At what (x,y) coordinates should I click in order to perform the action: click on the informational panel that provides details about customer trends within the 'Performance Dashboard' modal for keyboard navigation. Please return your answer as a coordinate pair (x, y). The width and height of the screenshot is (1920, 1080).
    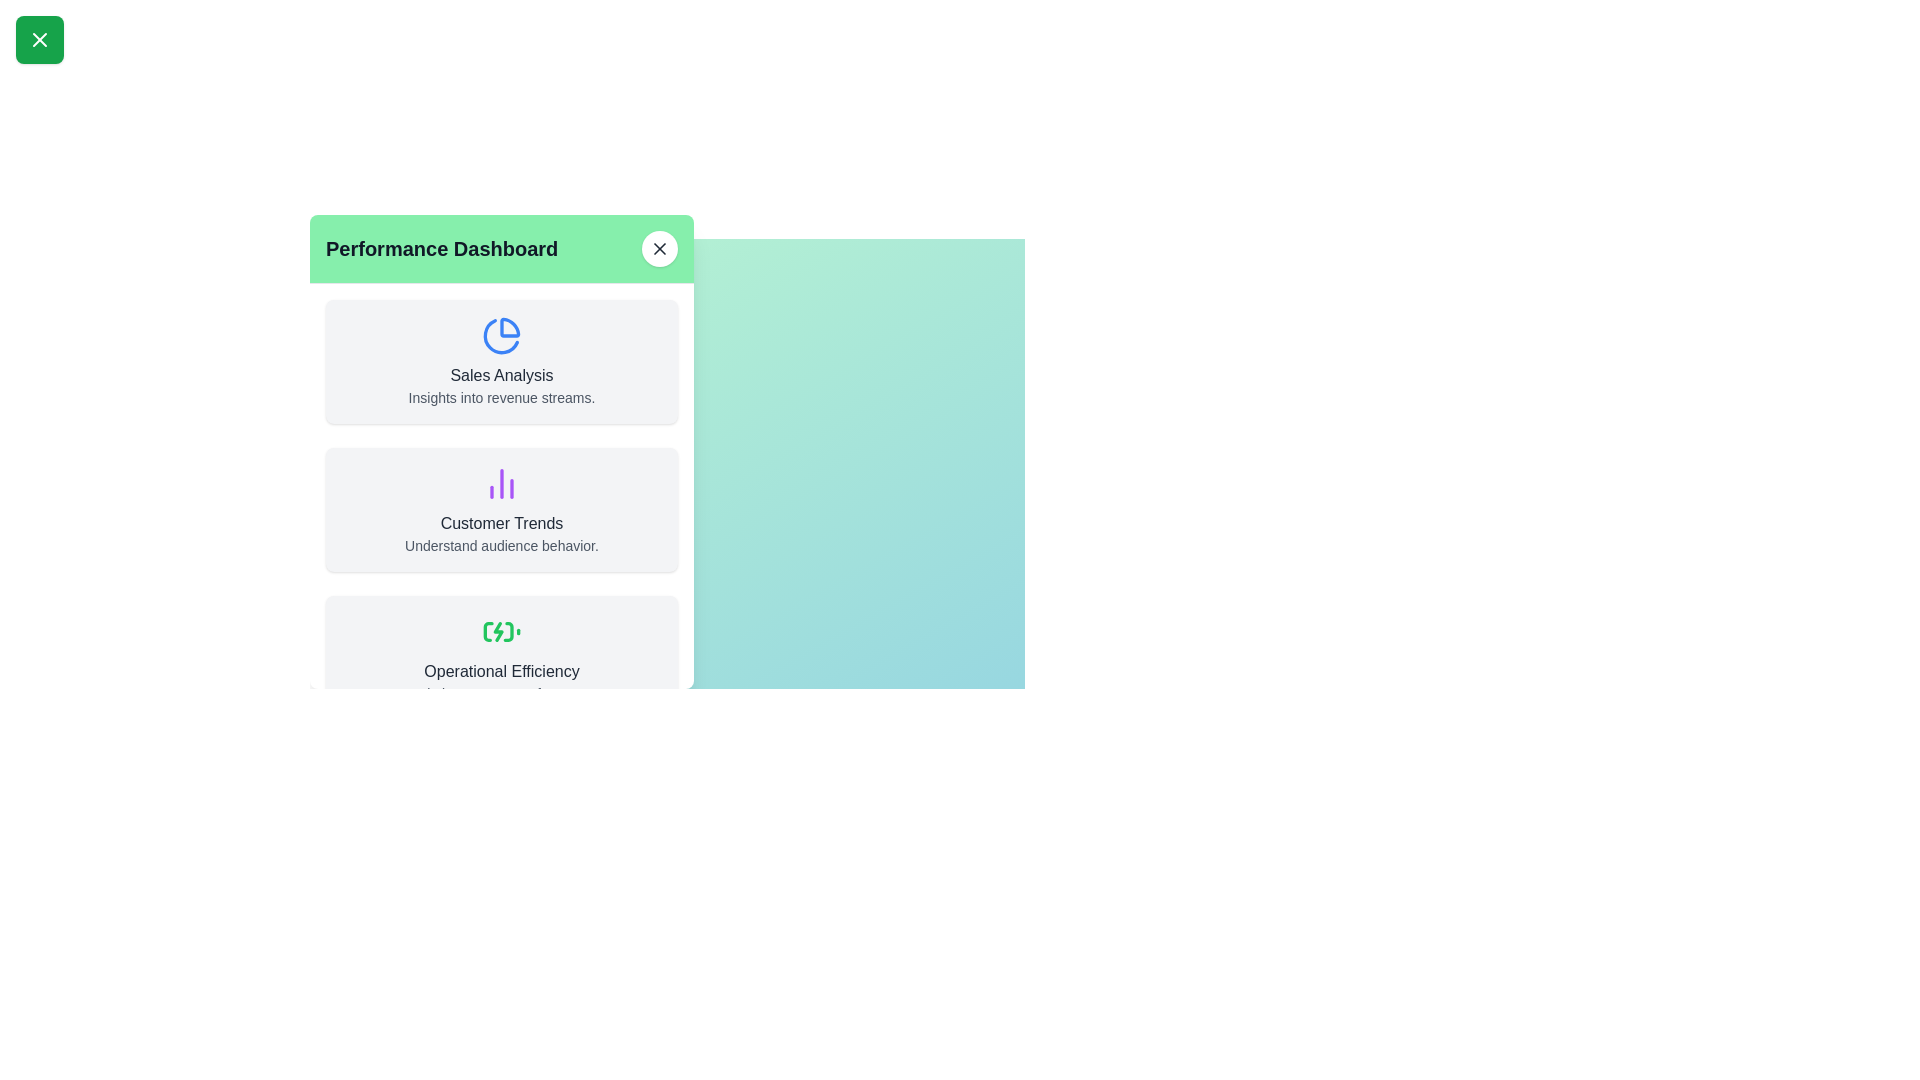
    Looking at the image, I should click on (667, 451).